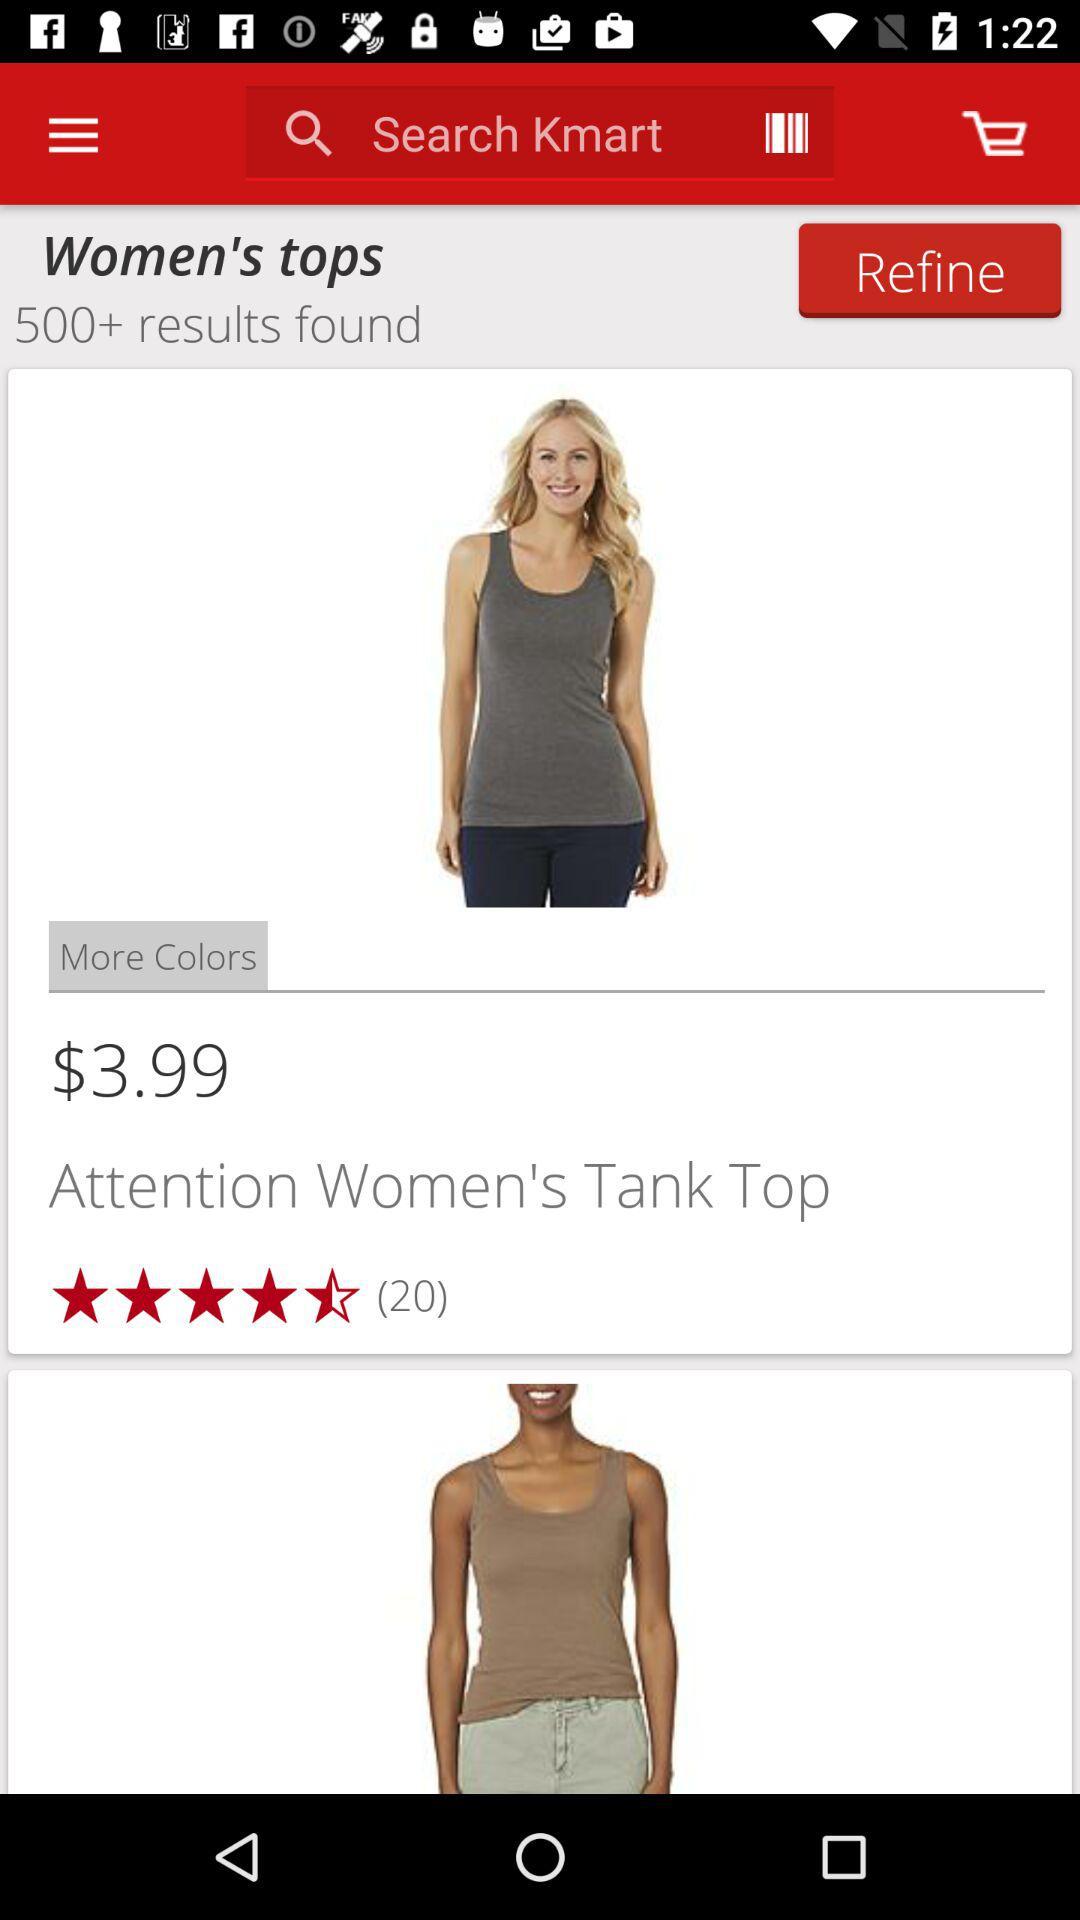  What do you see at coordinates (929, 269) in the screenshot?
I see `the refine icon` at bounding box center [929, 269].